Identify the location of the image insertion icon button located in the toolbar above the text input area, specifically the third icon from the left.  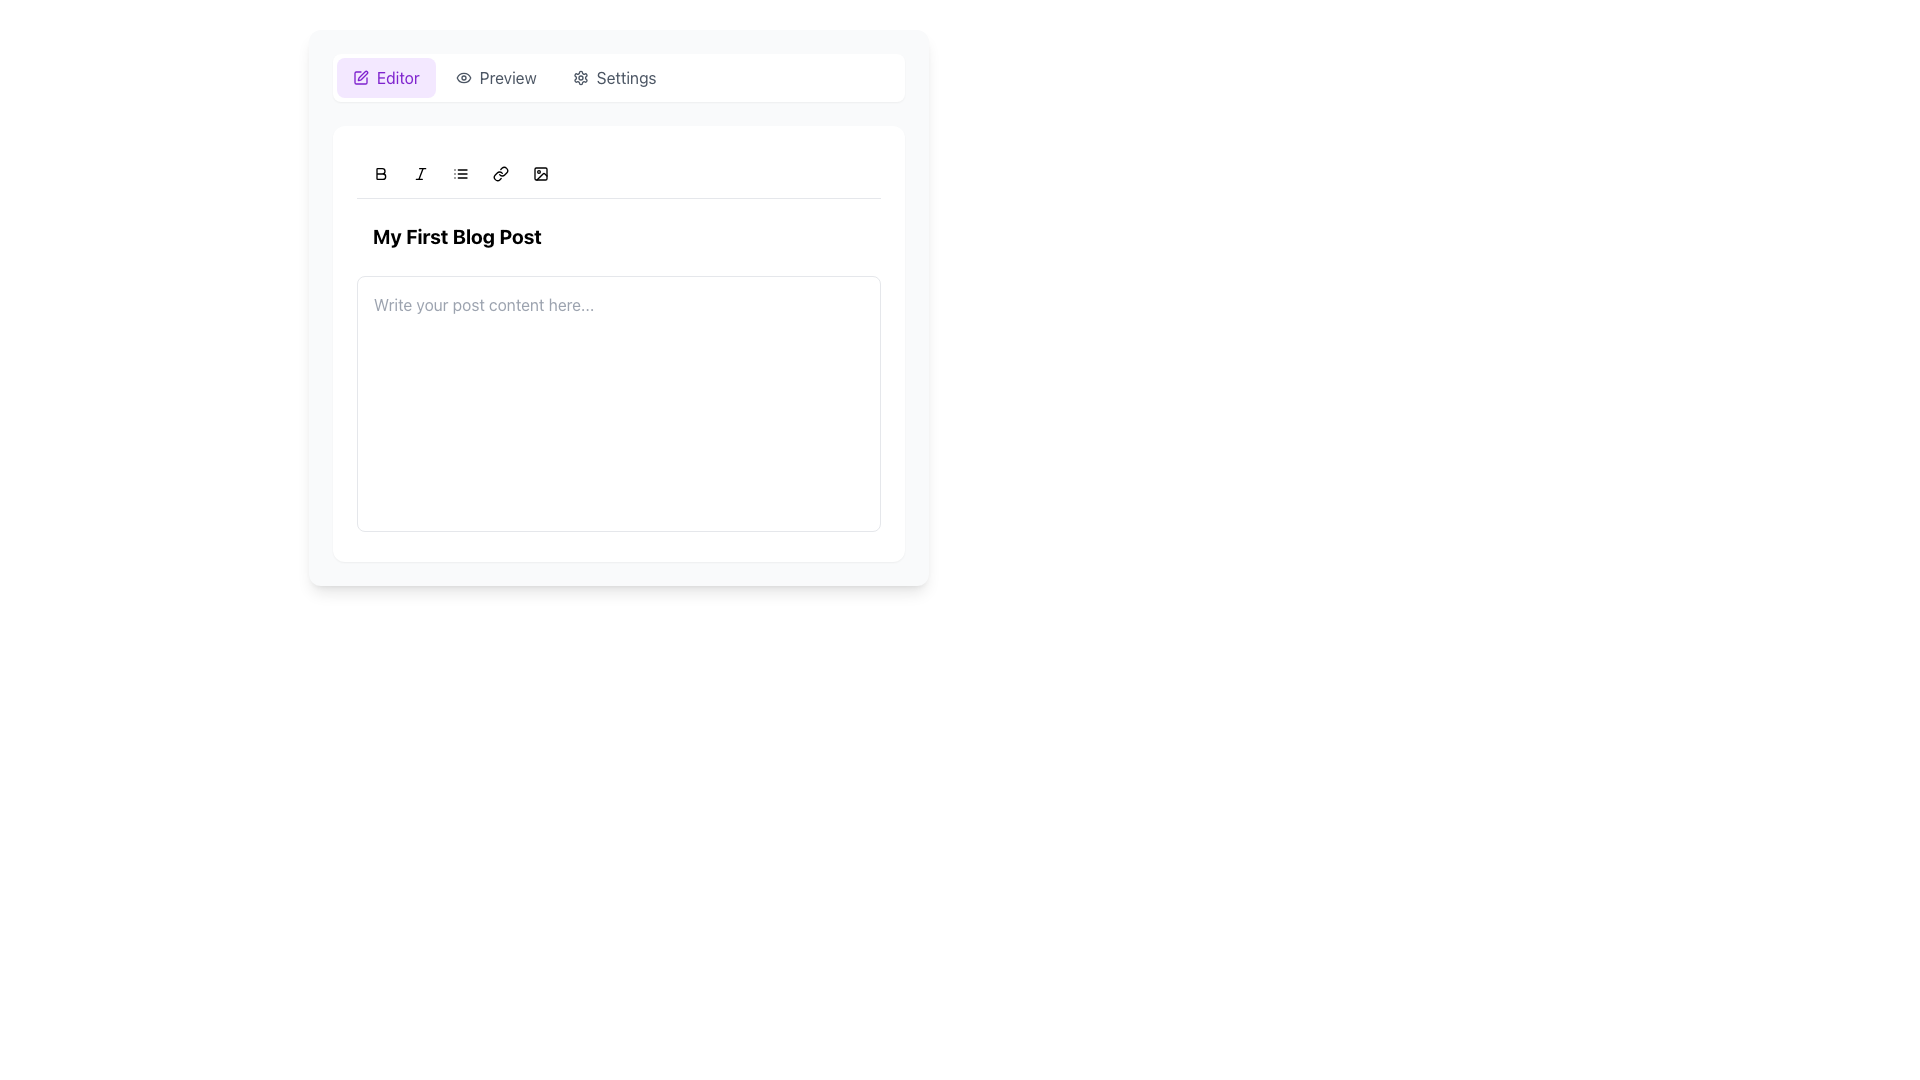
(541, 172).